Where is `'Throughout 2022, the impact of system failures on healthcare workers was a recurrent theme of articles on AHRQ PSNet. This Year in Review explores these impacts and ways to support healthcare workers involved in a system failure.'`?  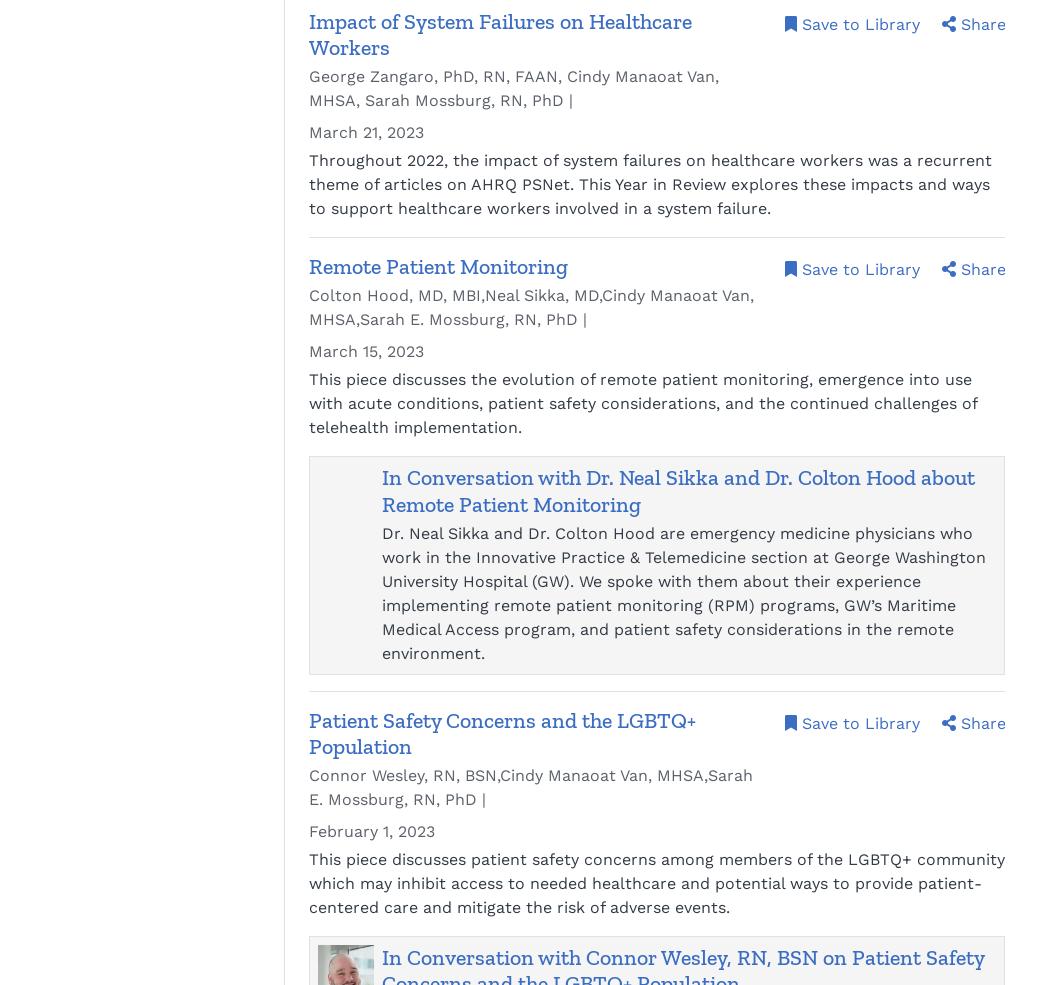 'Throughout 2022, the impact of system failures on healthcare workers was a recurrent theme of articles on AHRQ PSNet. This Year in Review explores these impacts and ways to support healthcare workers involved in a system failure.' is located at coordinates (649, 184).